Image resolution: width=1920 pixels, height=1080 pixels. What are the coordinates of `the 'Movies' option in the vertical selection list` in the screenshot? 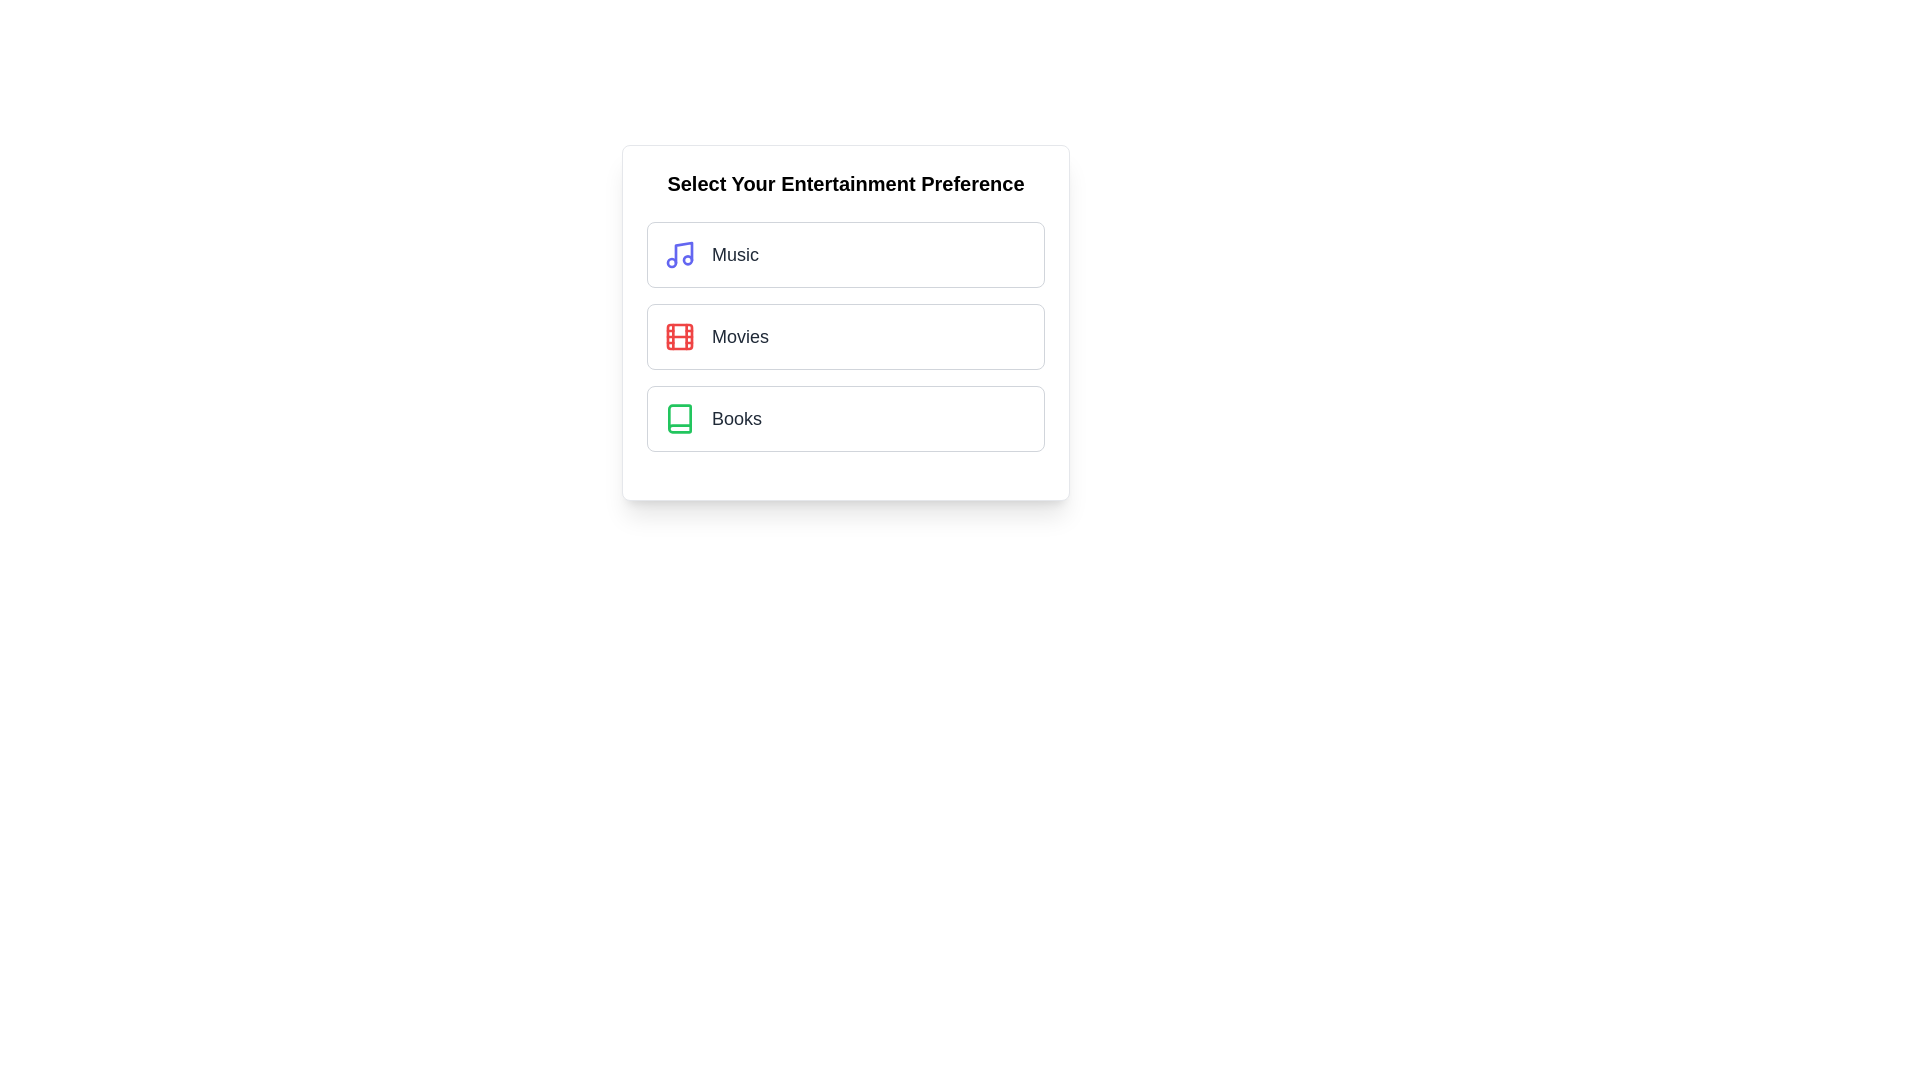 It's located at (845, 322).